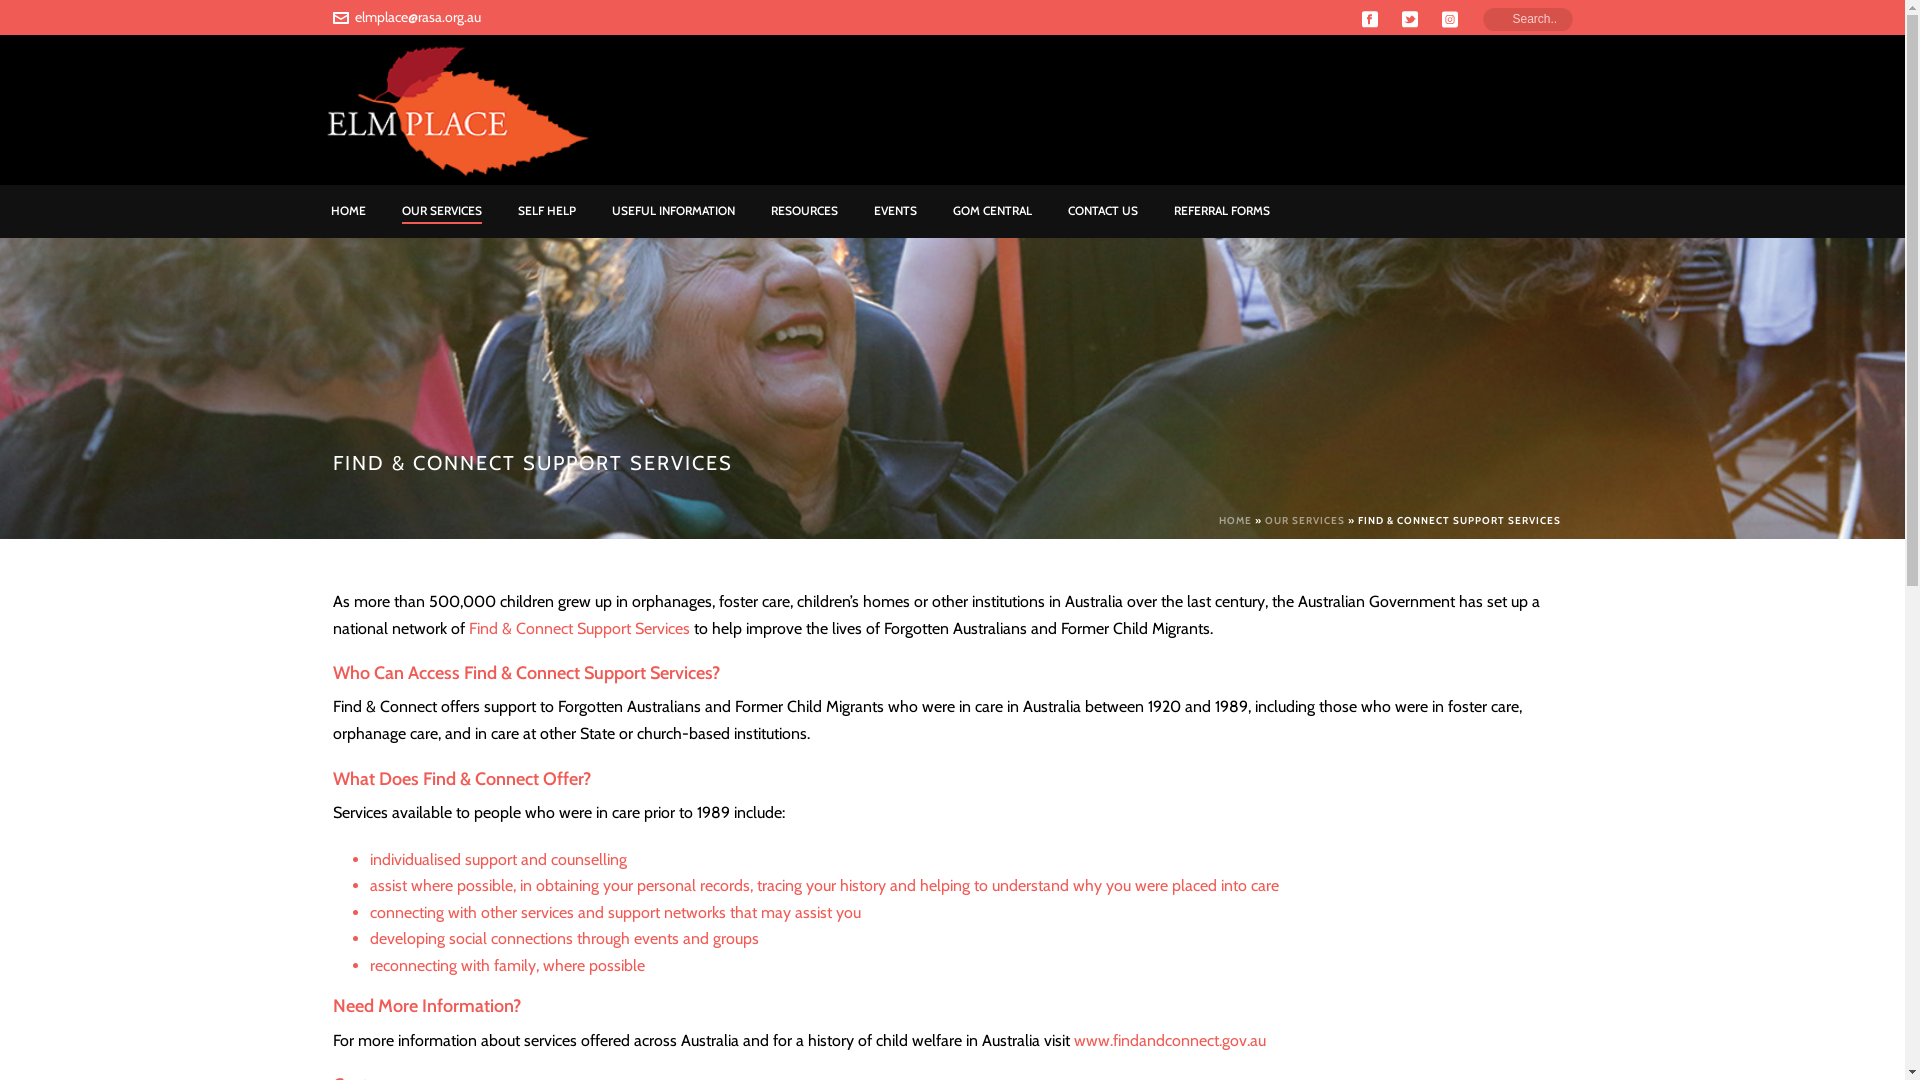 The image size is (1920, 1080). What do you see at coordinates (416, 16) in the screenshot?
I see `'elmplace@rasa.org.au'` at bounding box center [416, 16].